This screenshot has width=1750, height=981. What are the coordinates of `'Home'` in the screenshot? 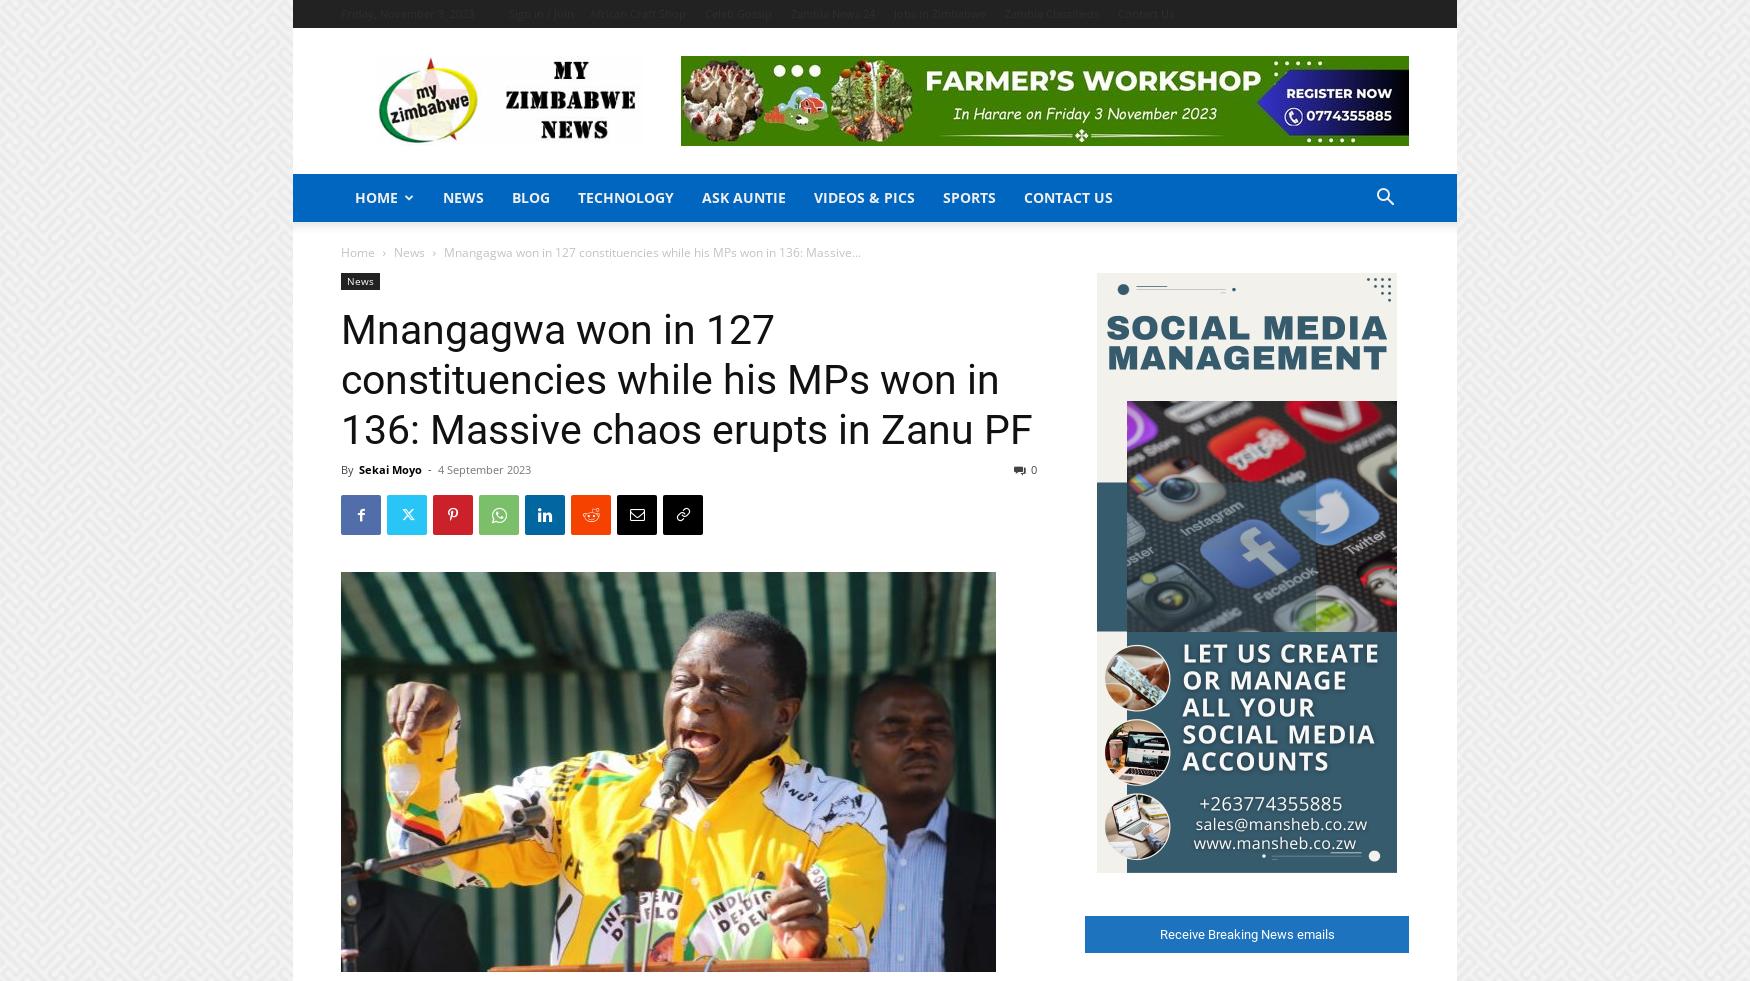 It's located at (358, 251).